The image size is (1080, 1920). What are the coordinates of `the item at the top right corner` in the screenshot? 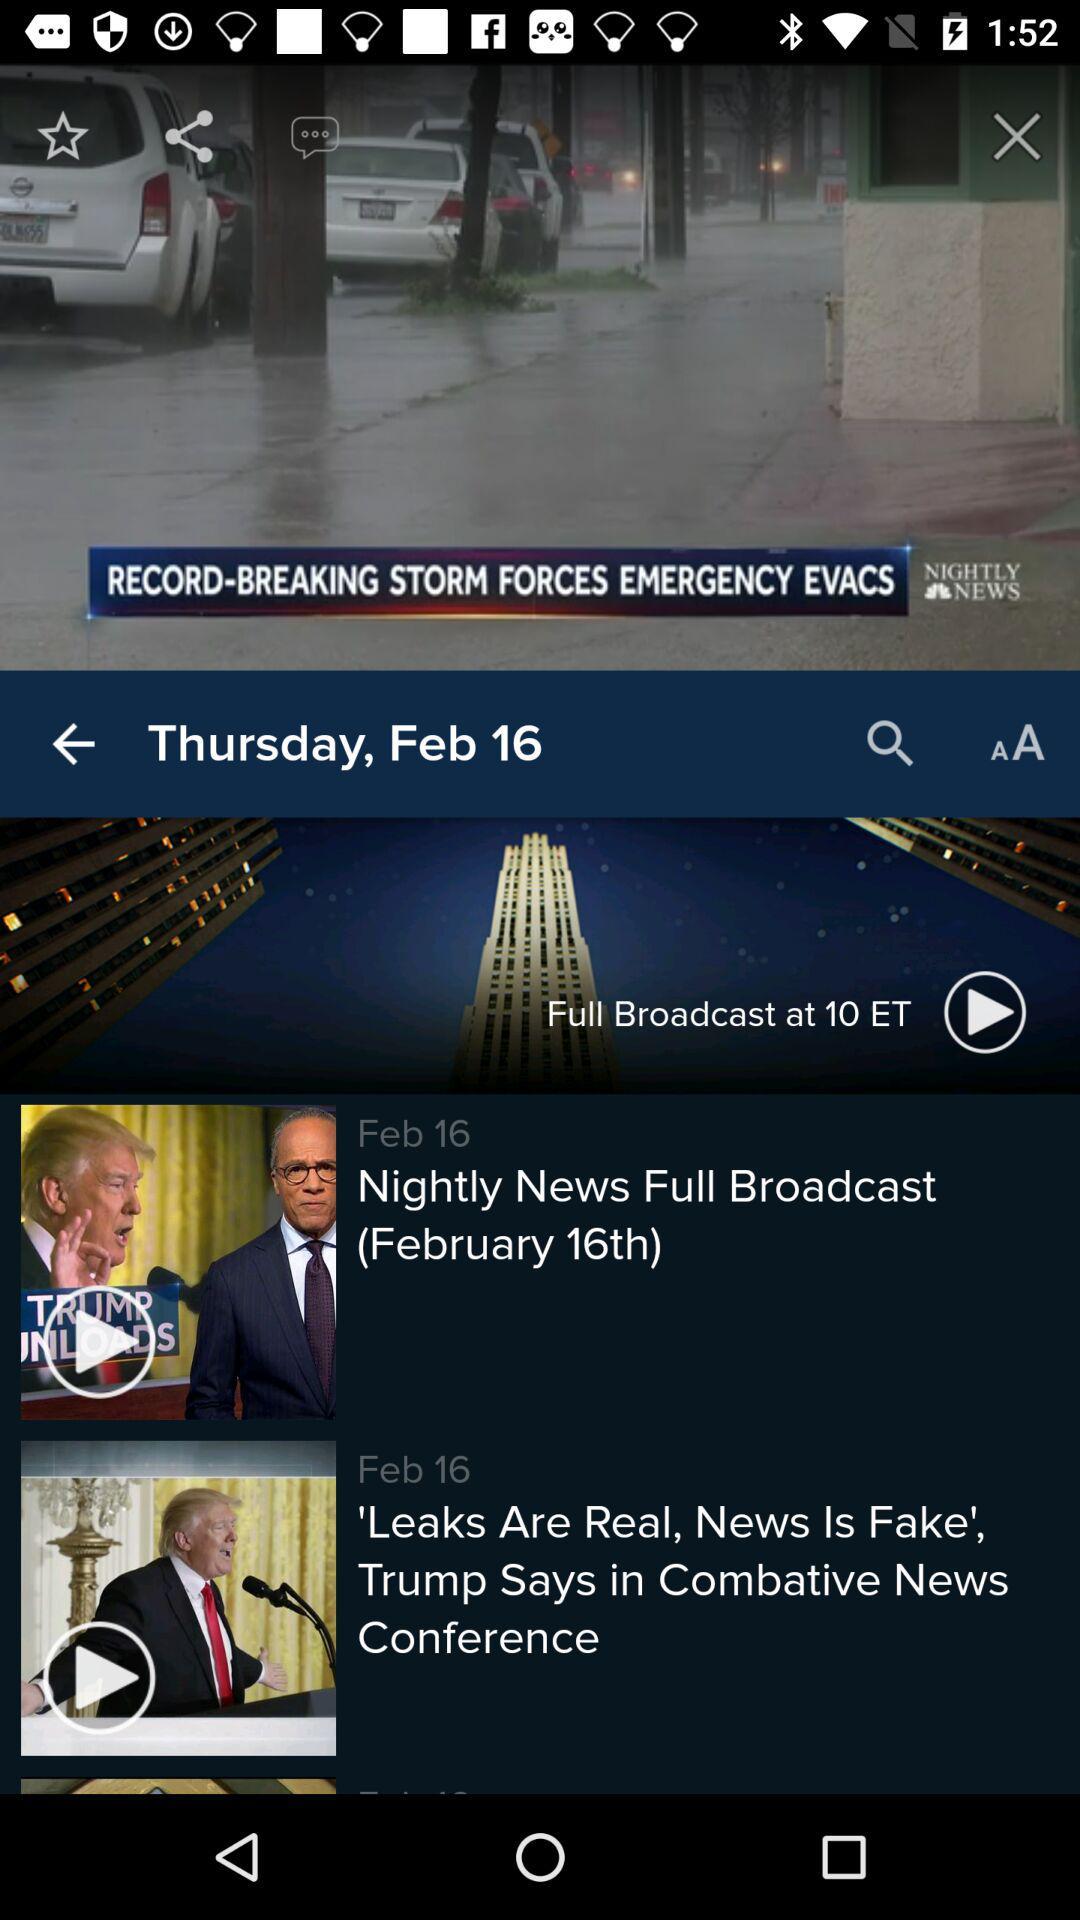 It's located at (1017, 135).